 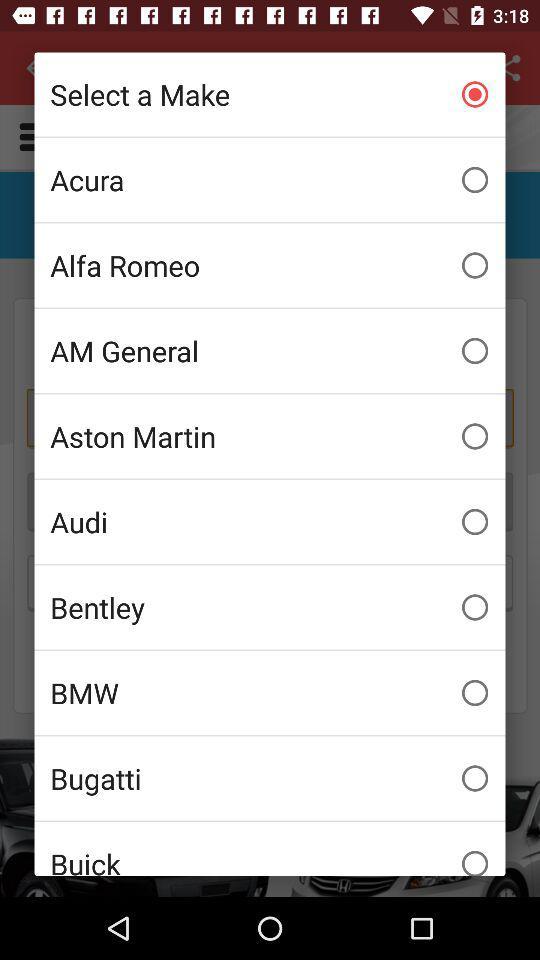 I want to click on the bmw icon, so click(x=270, y=693).